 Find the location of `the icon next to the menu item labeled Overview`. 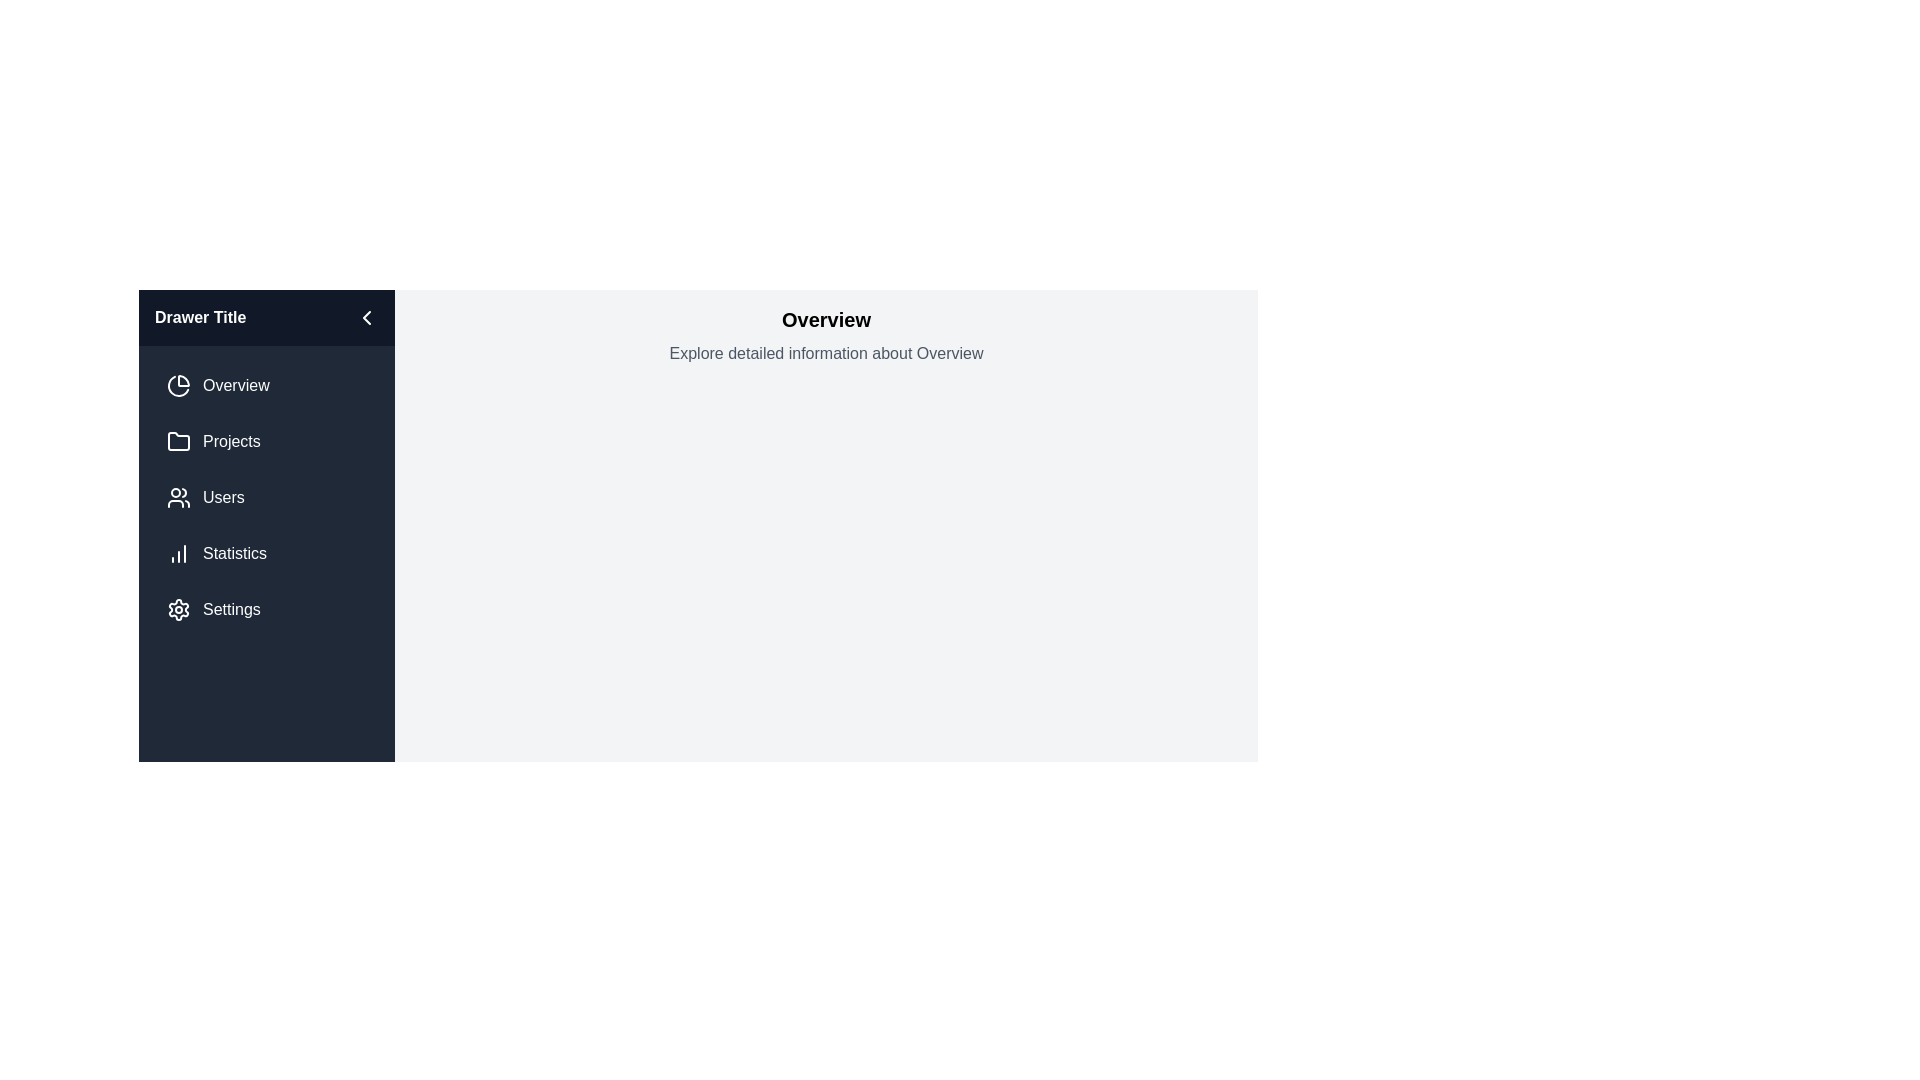

the icon next to the menu item labeled Overview is located at coordinates (178, 385).